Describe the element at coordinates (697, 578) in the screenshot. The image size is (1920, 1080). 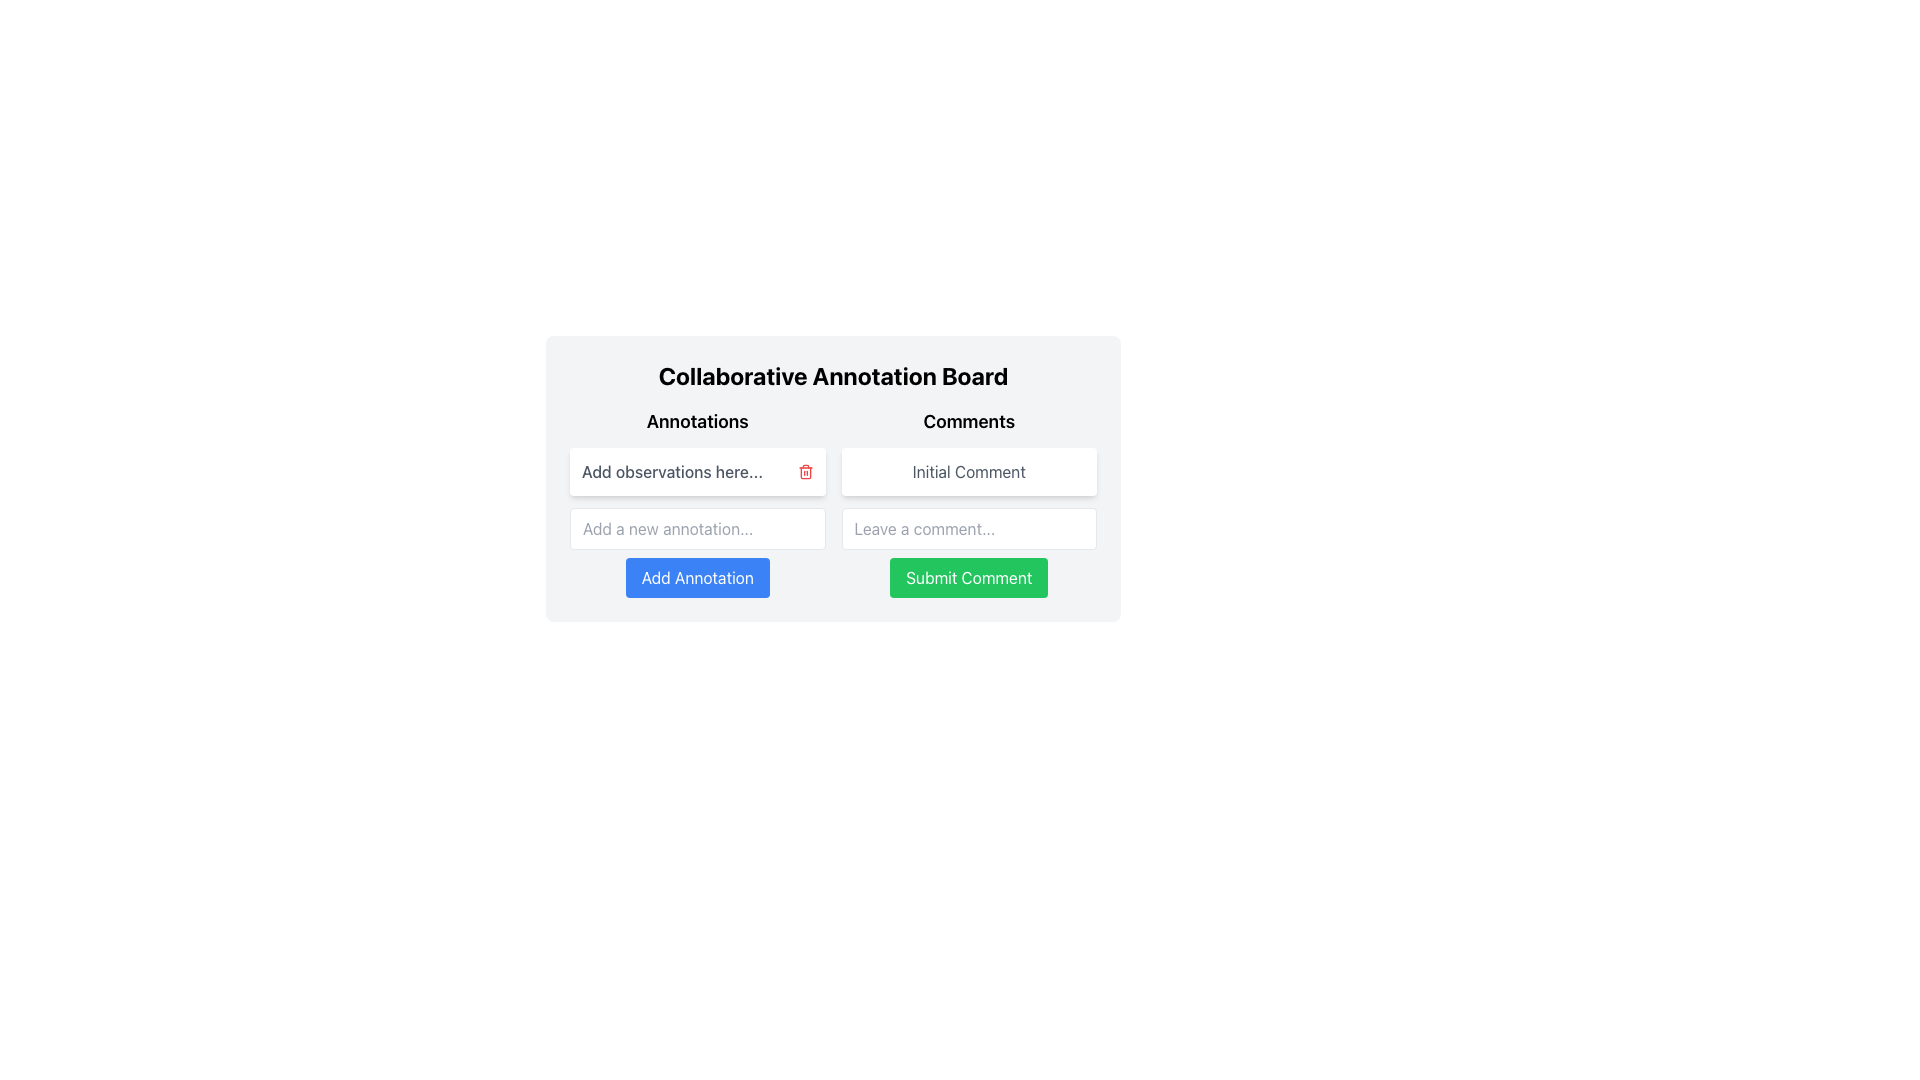
I see `the 'Add Annotation' button located in the 'Annotations' section below the input box labeled 'Add a new annotation...'` at that location.